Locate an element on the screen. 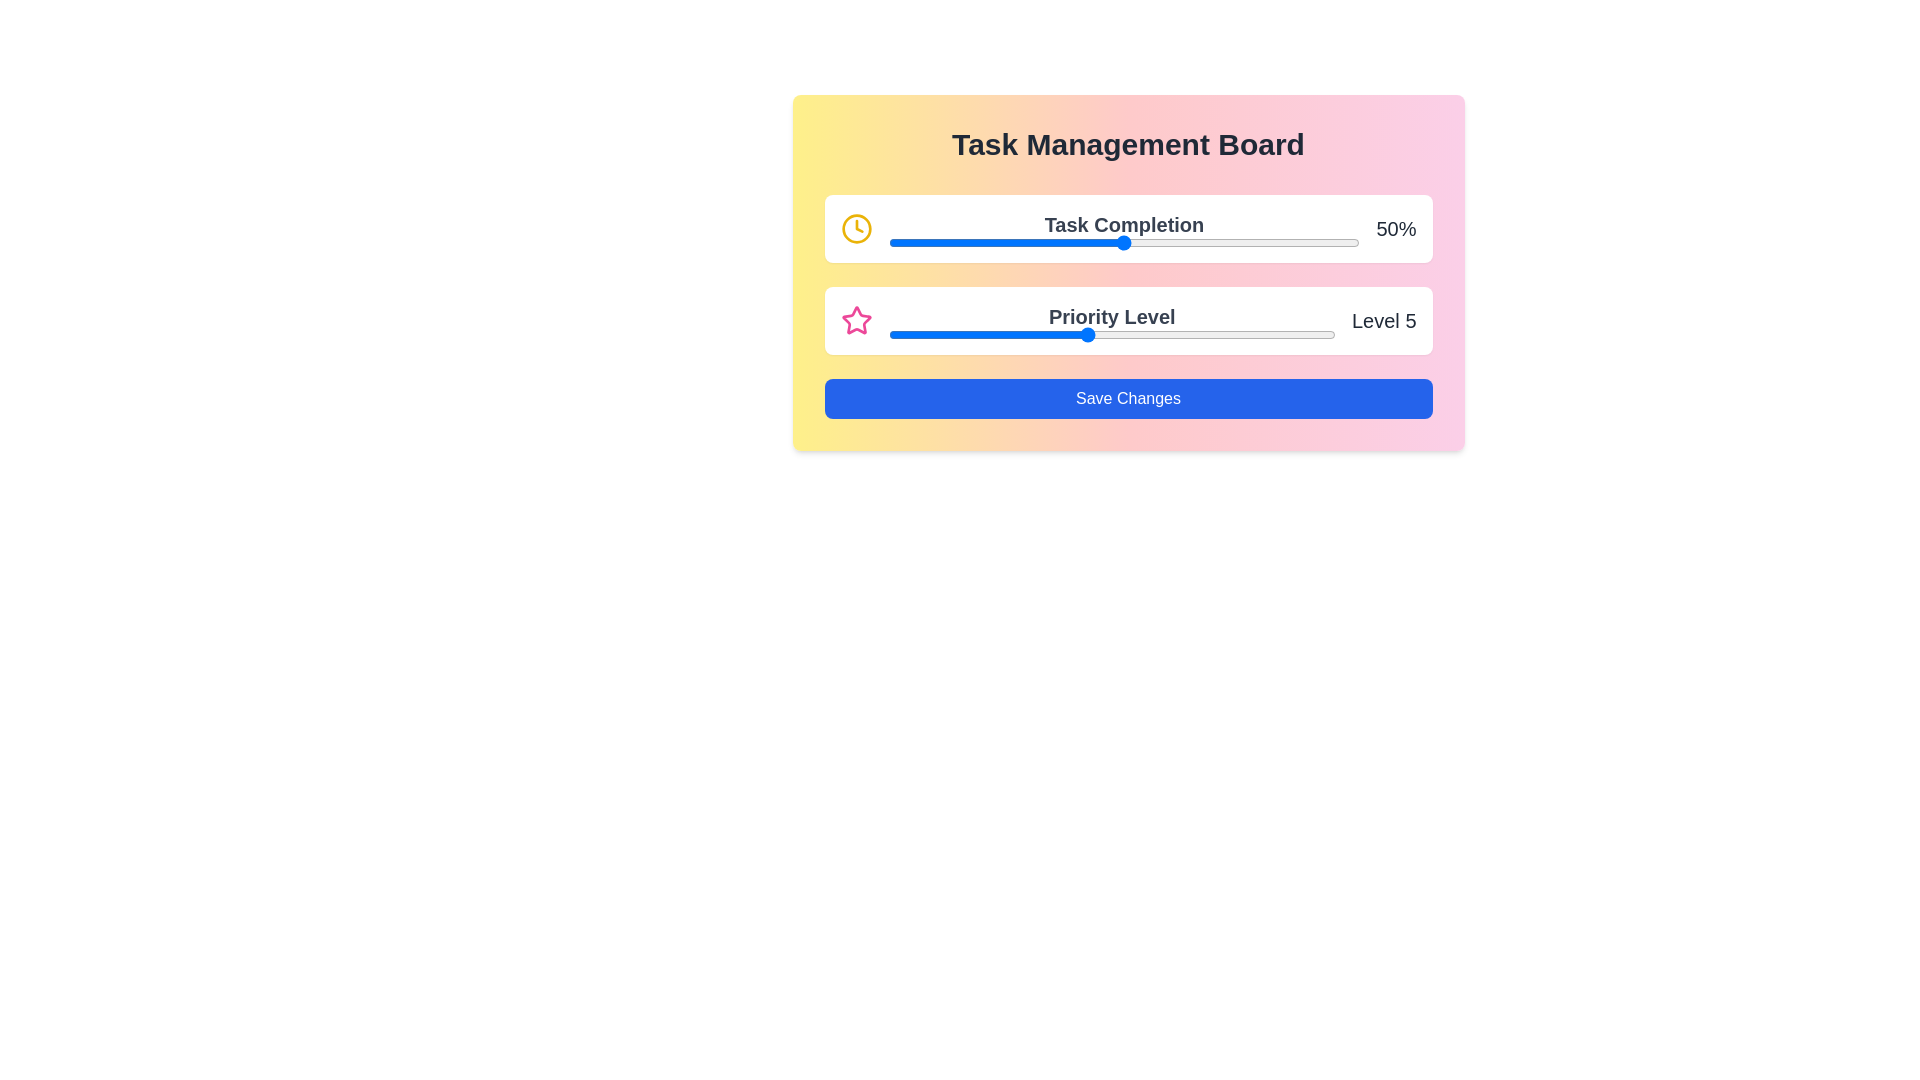 The height and width of the screenshot is (1080, 1920). priority level is located at coordinates (937, 334).